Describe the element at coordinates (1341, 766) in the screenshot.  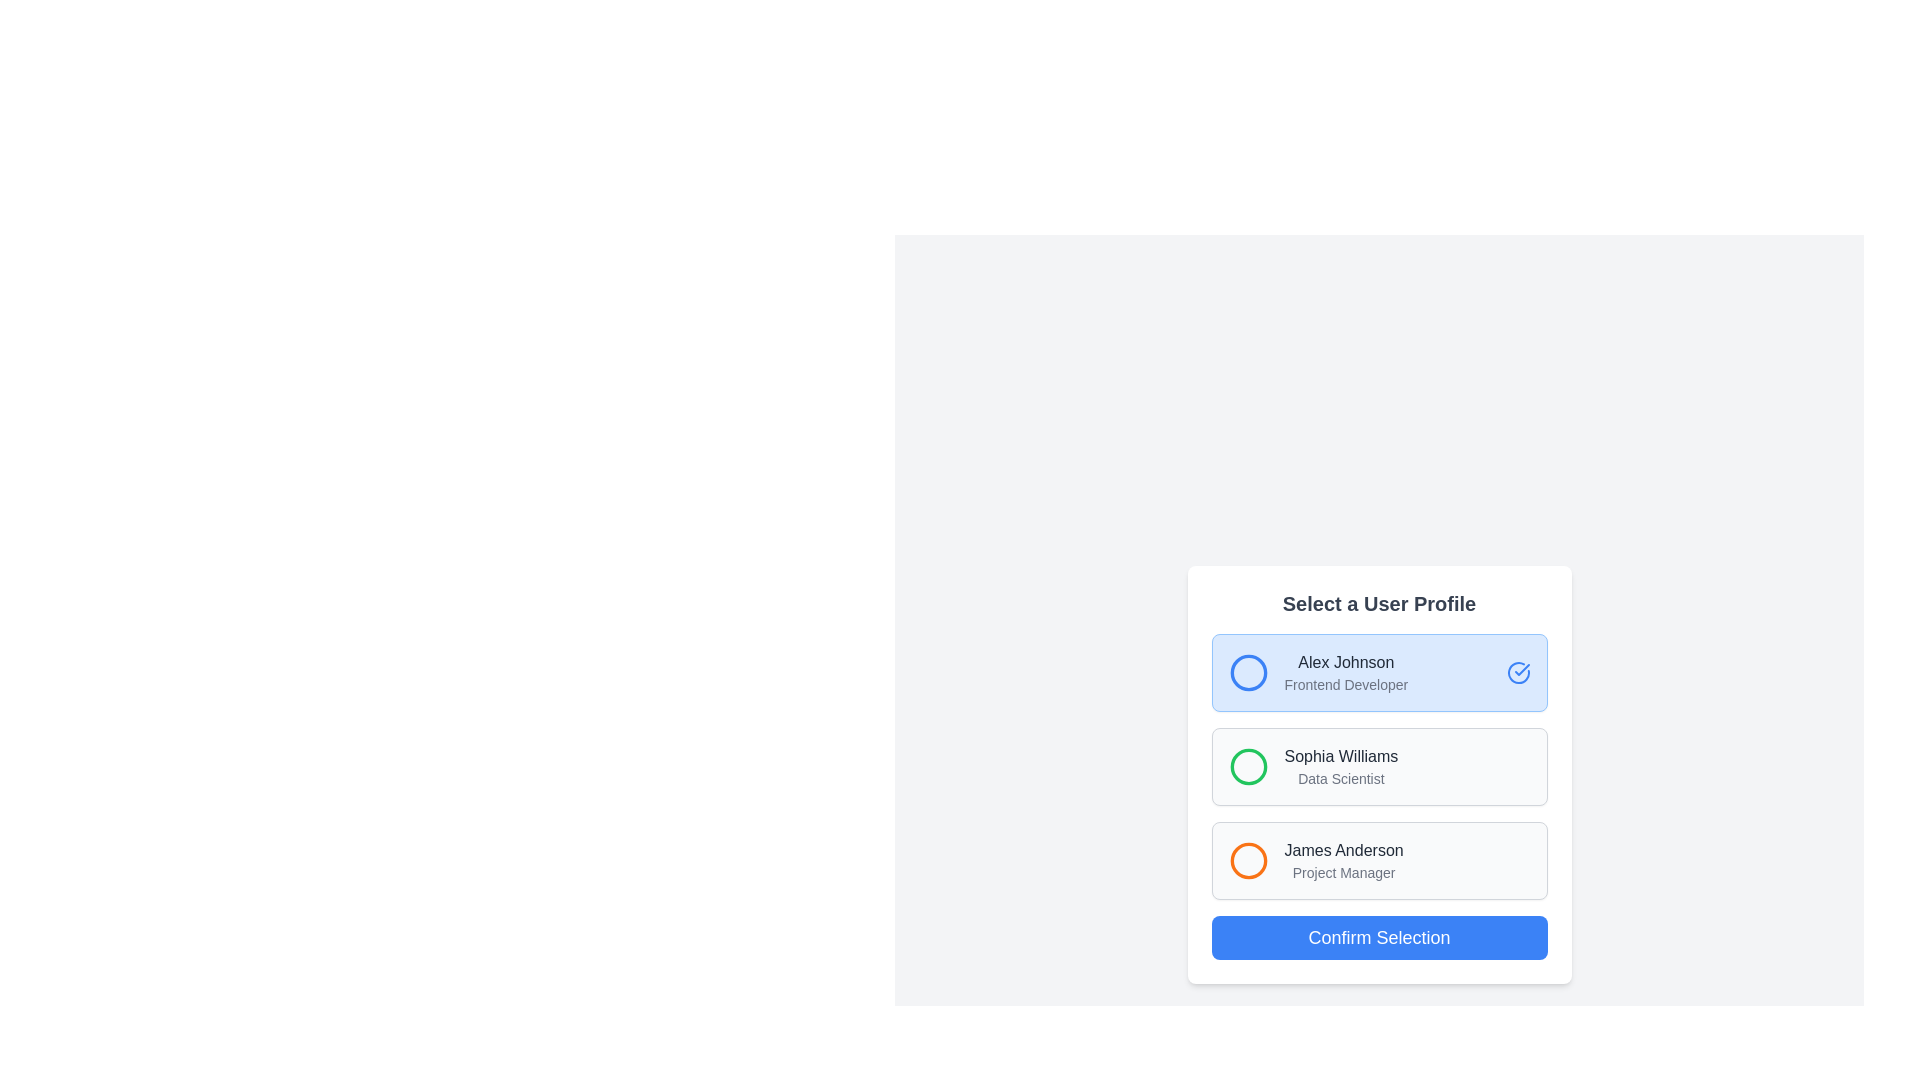
I see `the list item for 'Sophia Williams, Data Scientist'` at that location.